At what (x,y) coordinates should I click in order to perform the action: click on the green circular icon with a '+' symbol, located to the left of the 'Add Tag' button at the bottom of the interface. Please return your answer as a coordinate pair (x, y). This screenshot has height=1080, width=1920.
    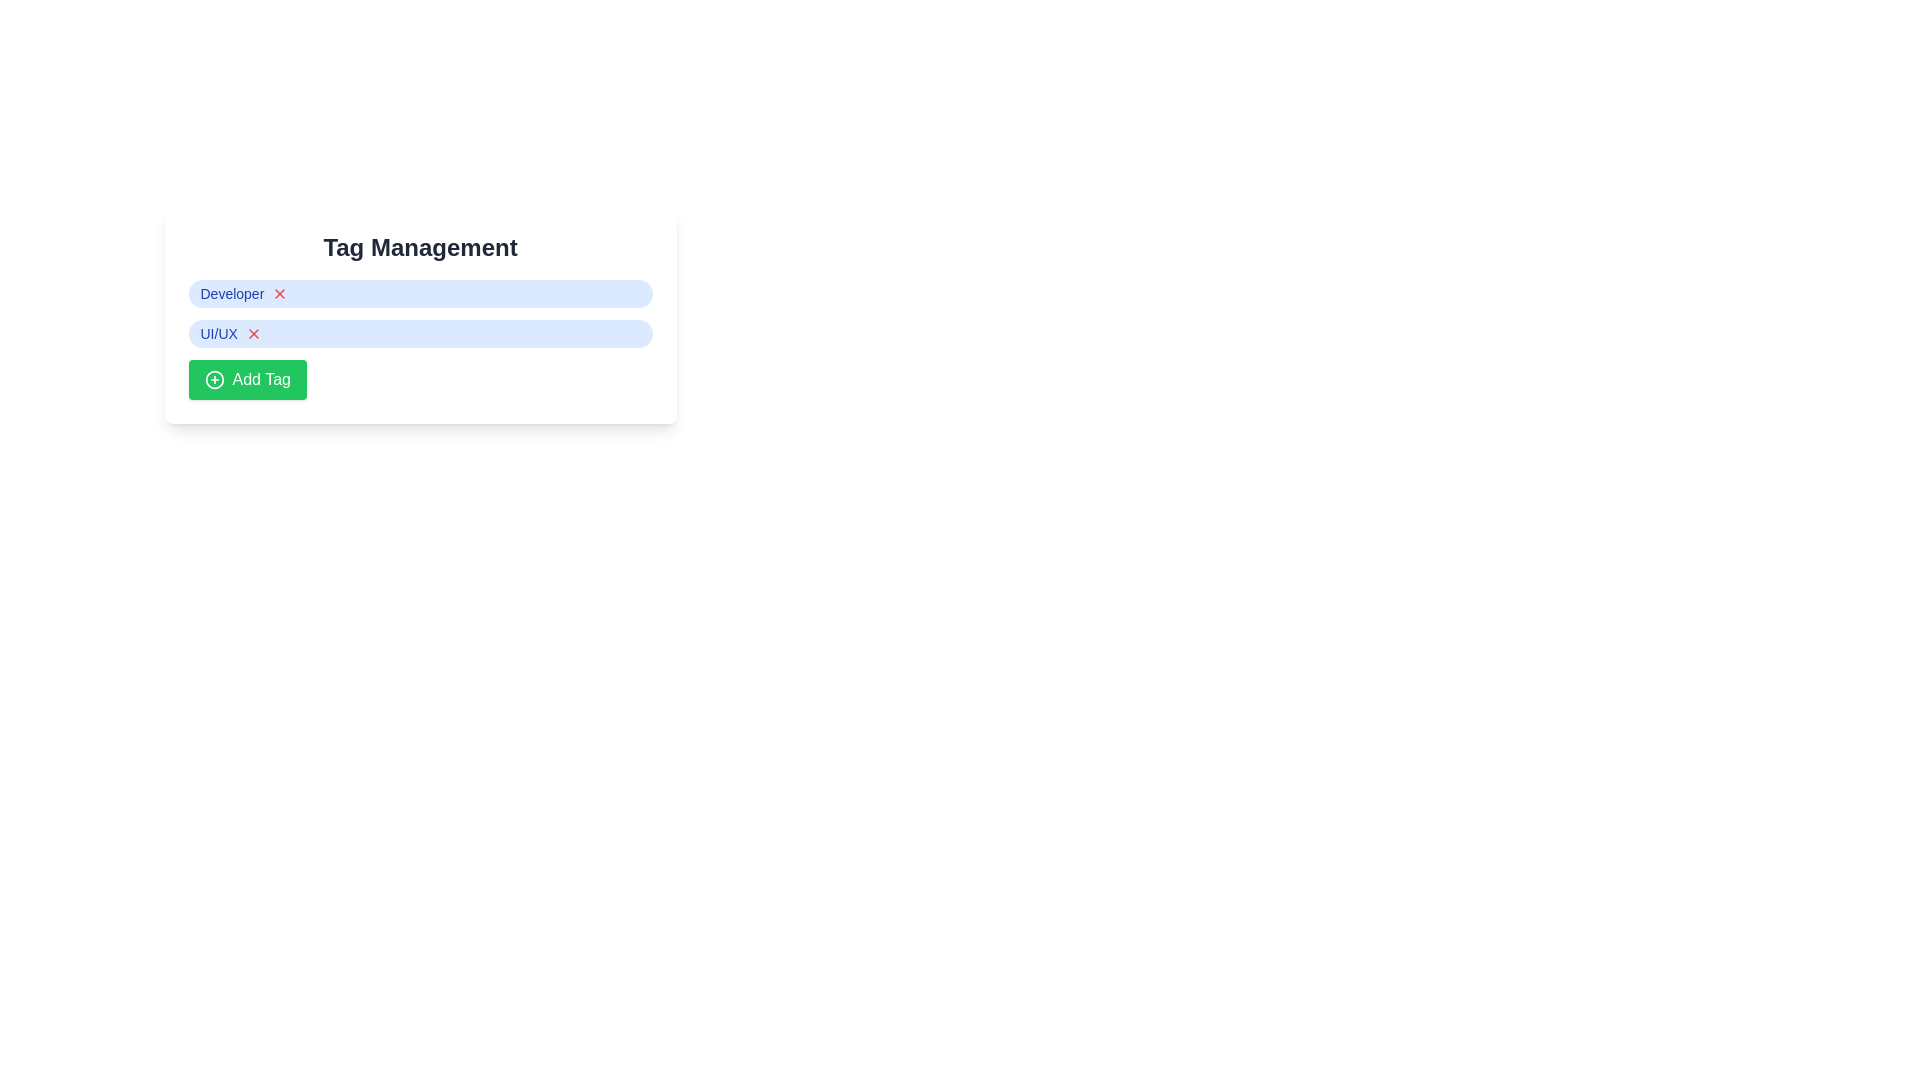
    Looking at the image, I should click on (214, 380).